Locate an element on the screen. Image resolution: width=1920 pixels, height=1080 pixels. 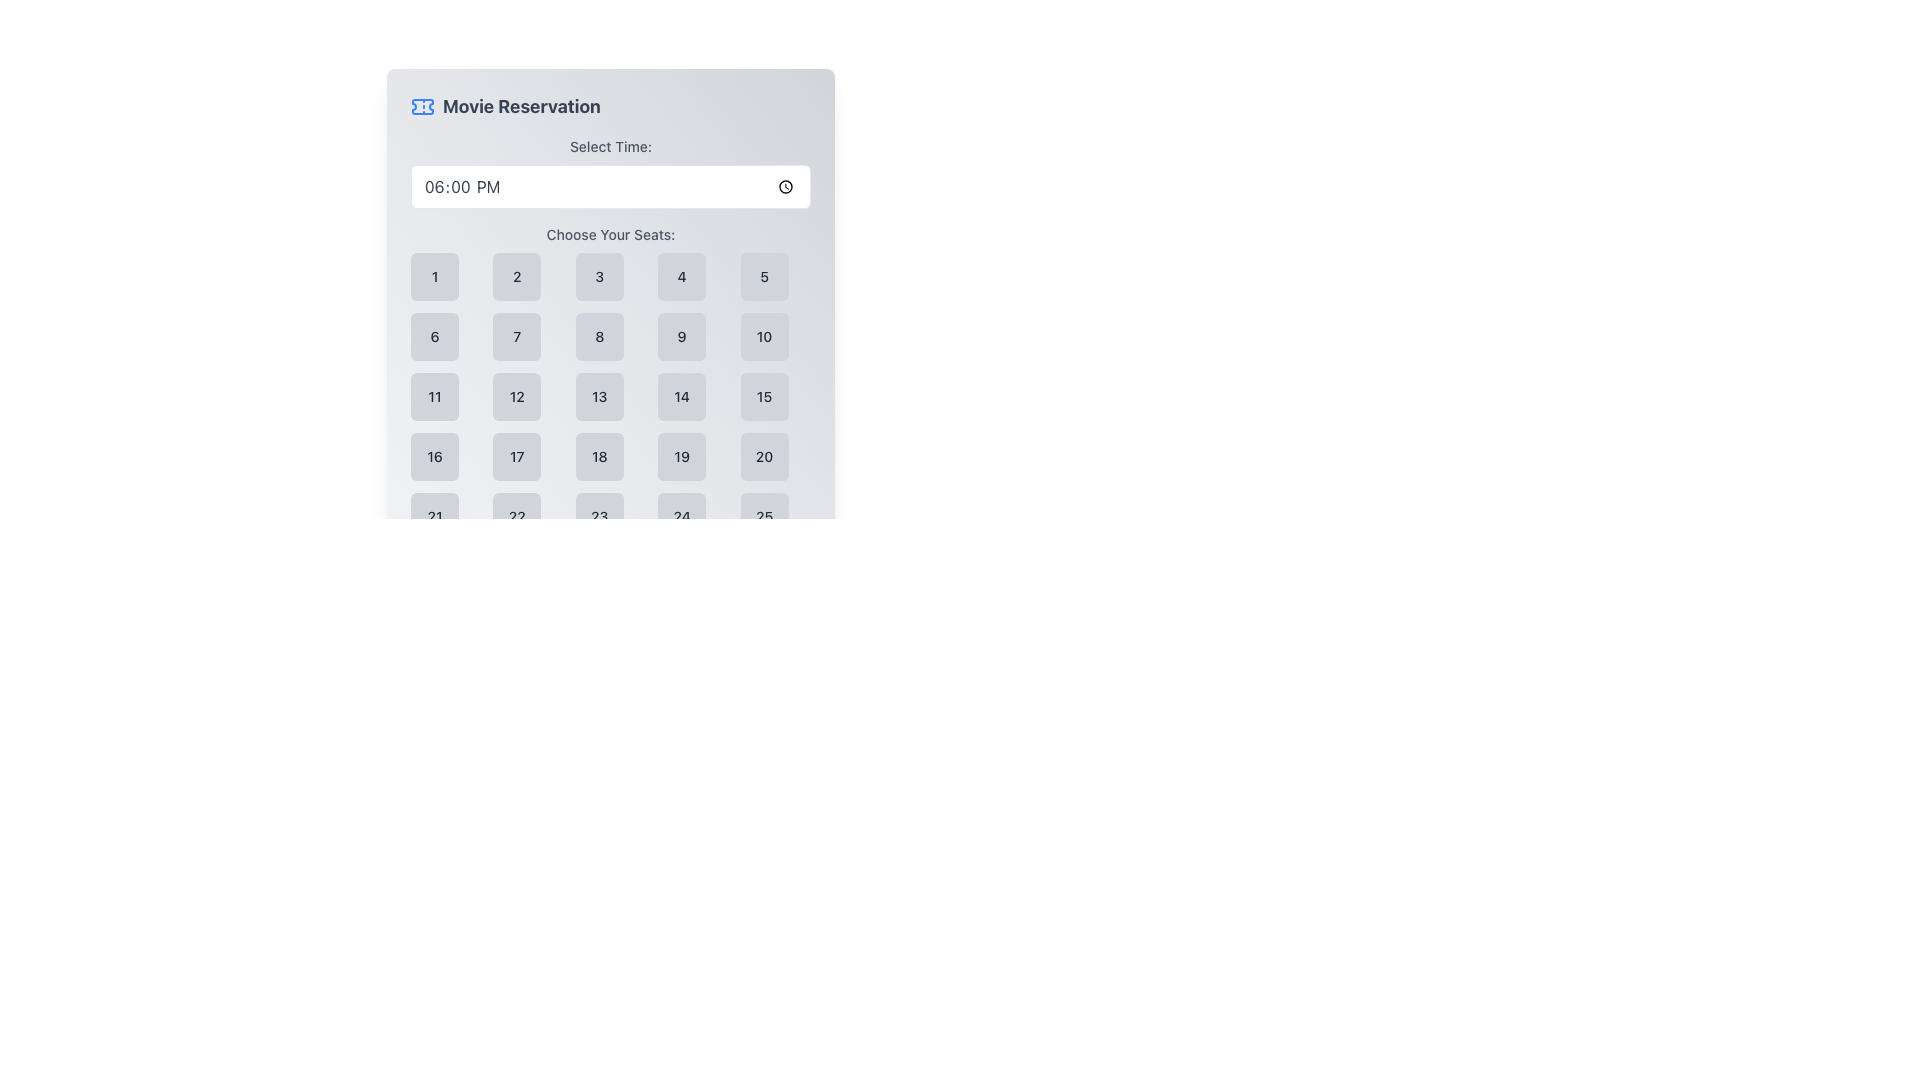
the button displaying the number '12' is located at coordinates (517, 397).